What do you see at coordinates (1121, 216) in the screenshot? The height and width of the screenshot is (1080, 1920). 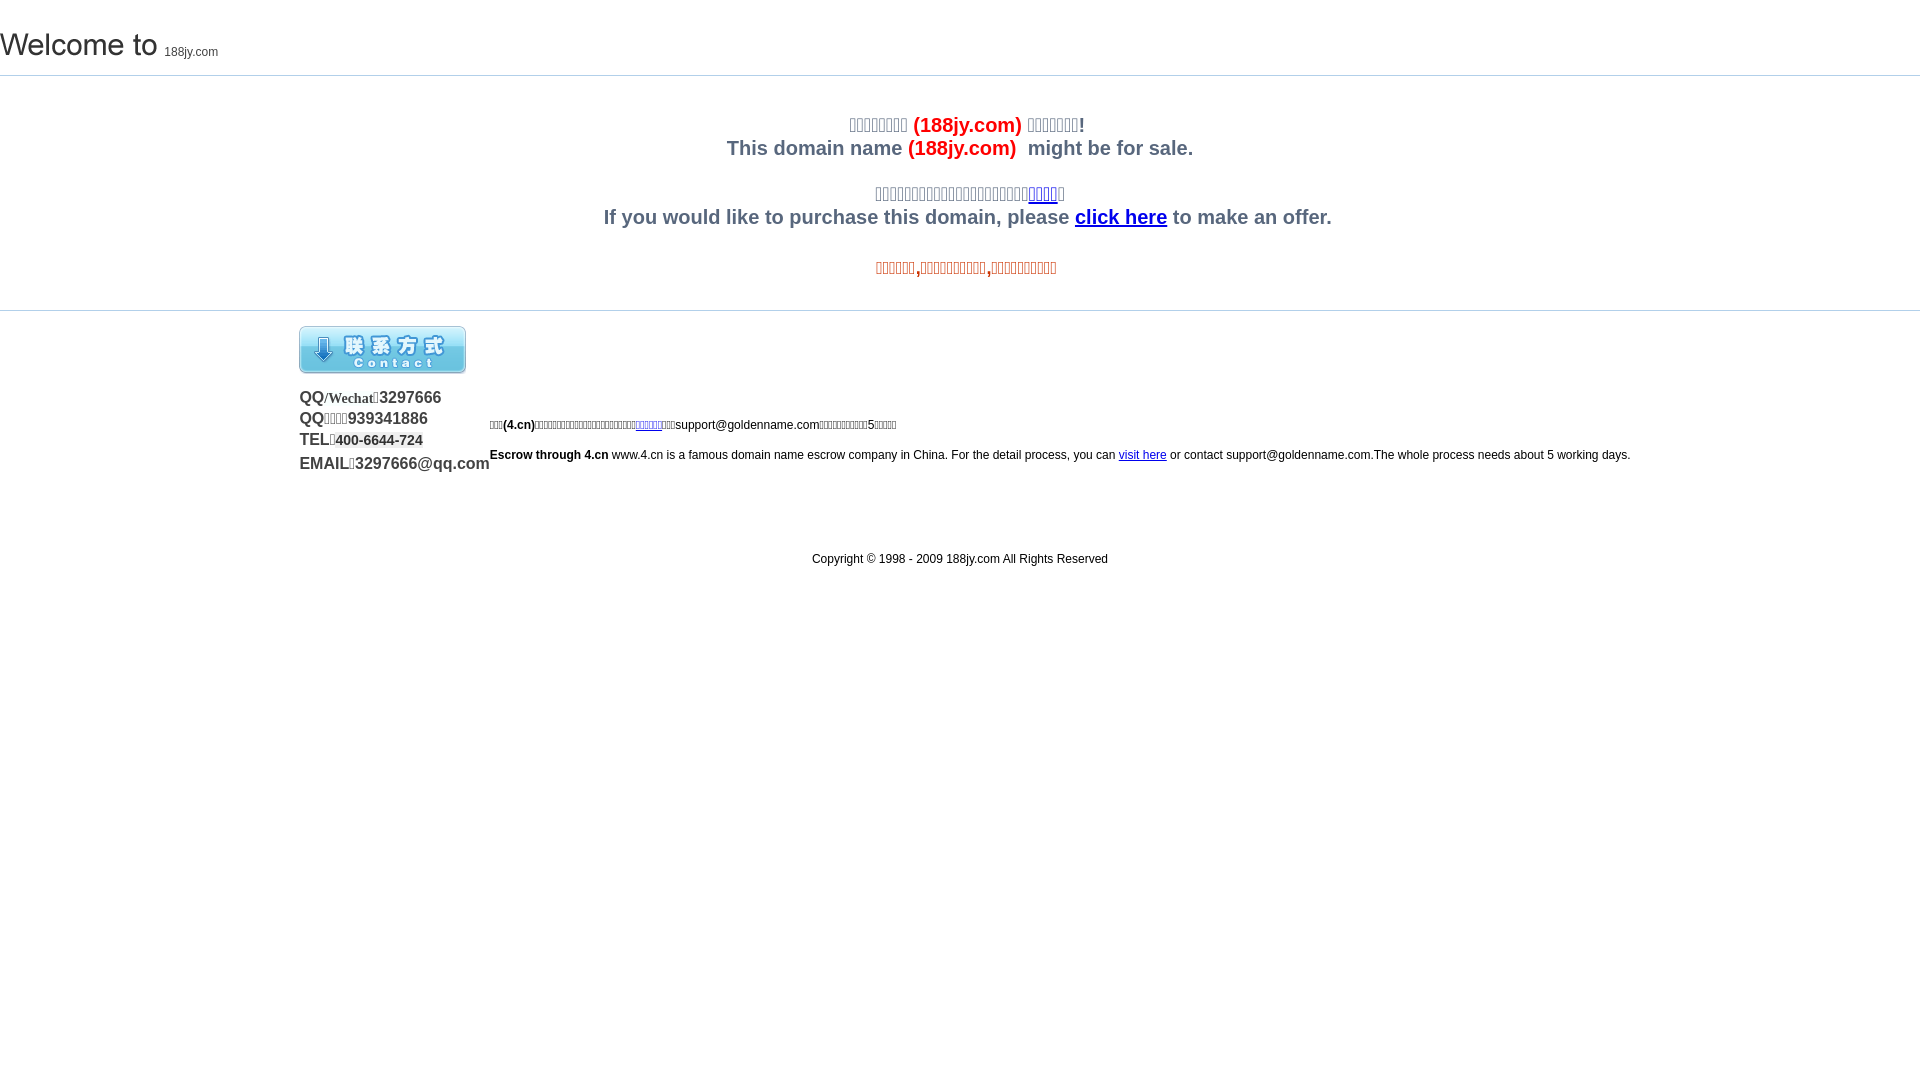 I see `'click here'` at bounding box center [1121, 216].